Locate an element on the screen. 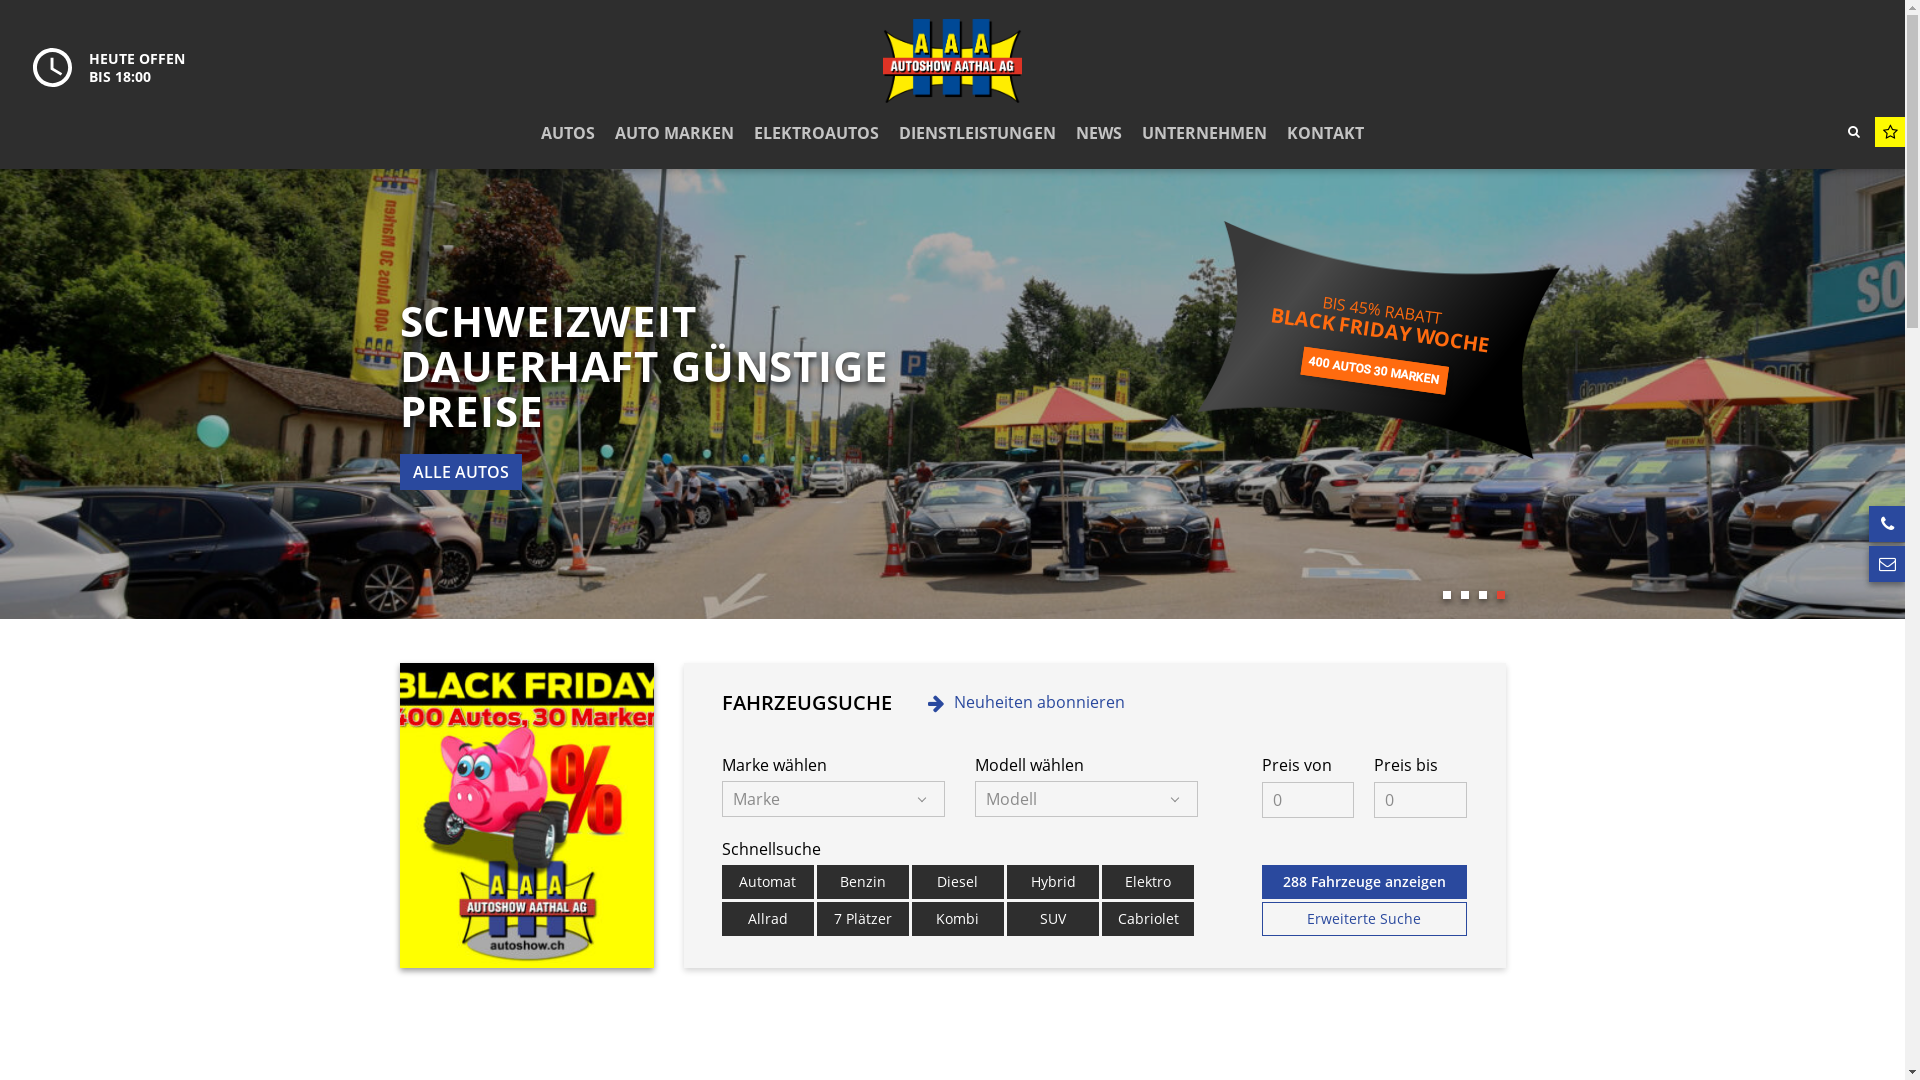 Image resolution: width=1920 pixels, height=1080 pixels. '400 AUTOS 30 MARKEN' is located at coordinates (1371, 358).